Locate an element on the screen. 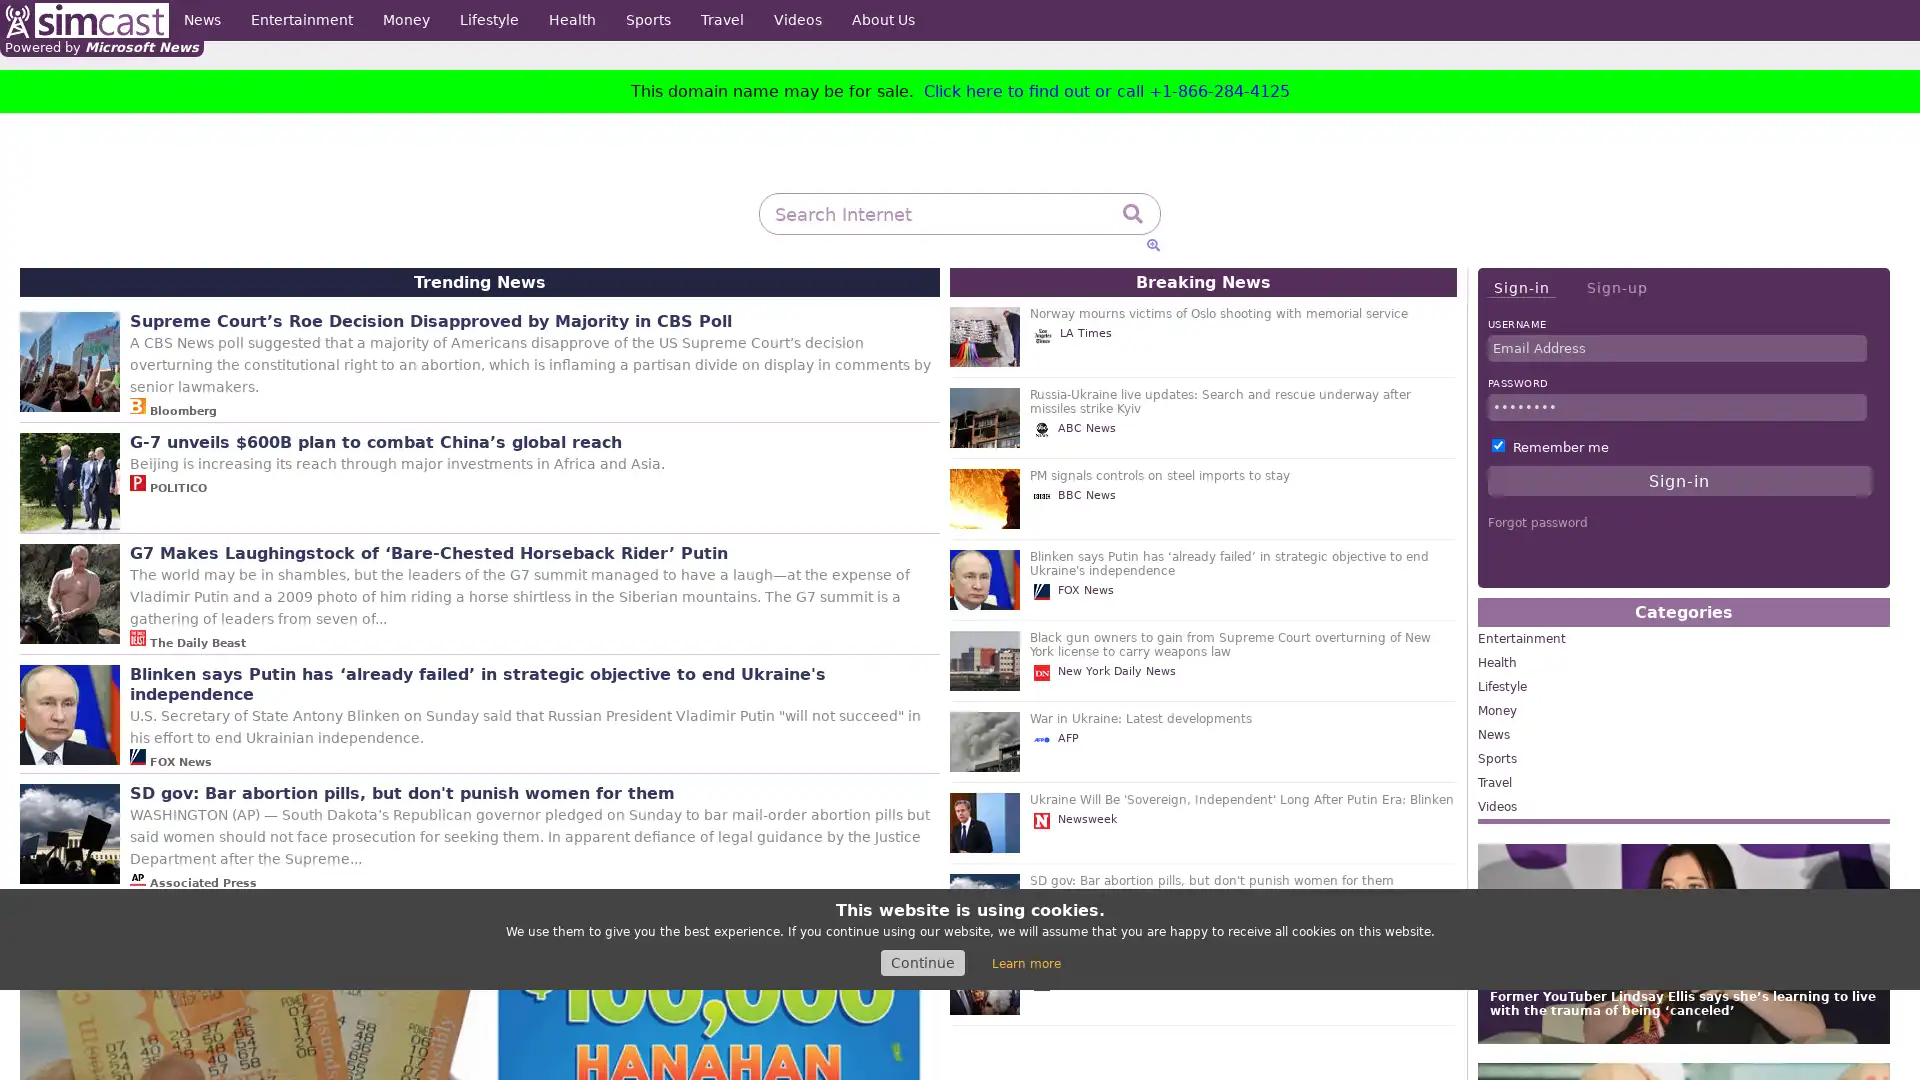 The width and height of the screenshot is (1920, 1080). Sign-in is located at coordinates (1679, 481).